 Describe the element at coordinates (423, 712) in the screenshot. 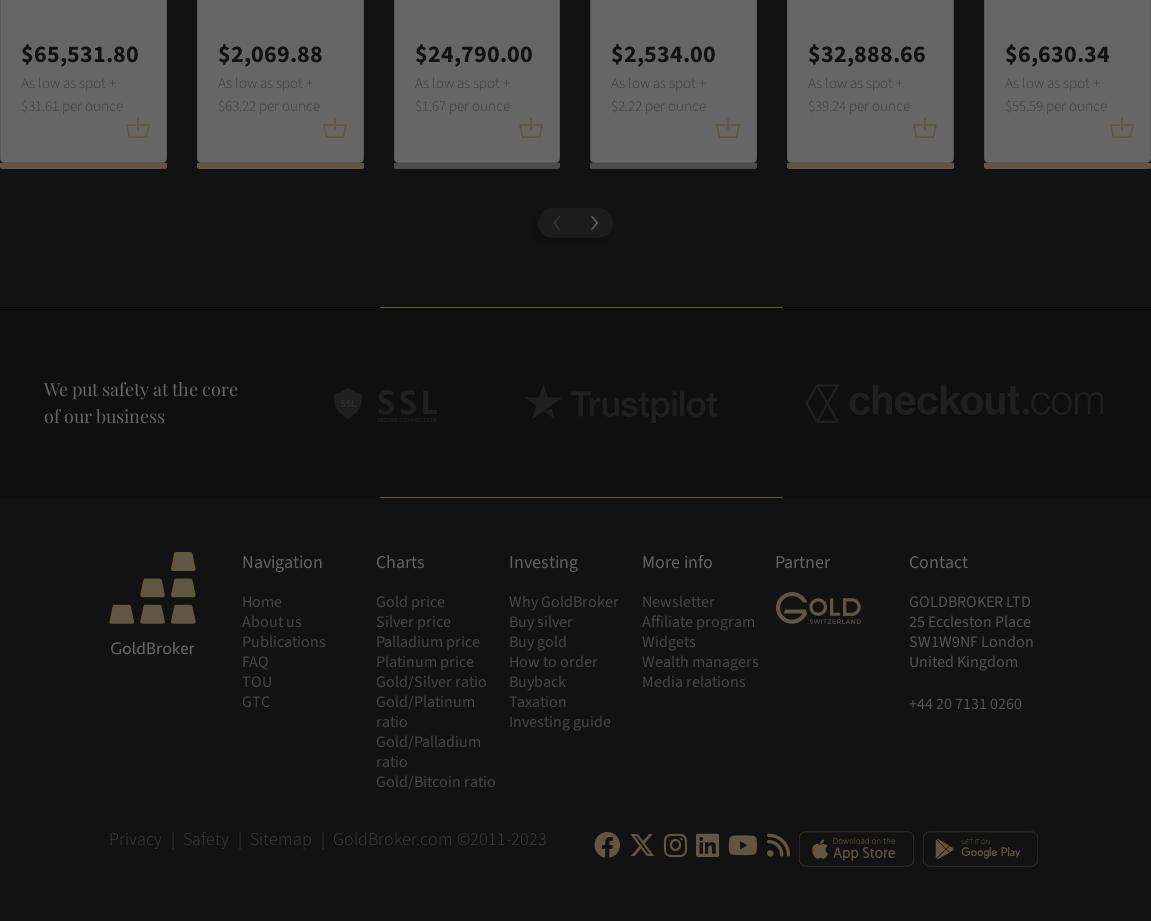

I see `'Gold/Platinum ratio'` at that location.